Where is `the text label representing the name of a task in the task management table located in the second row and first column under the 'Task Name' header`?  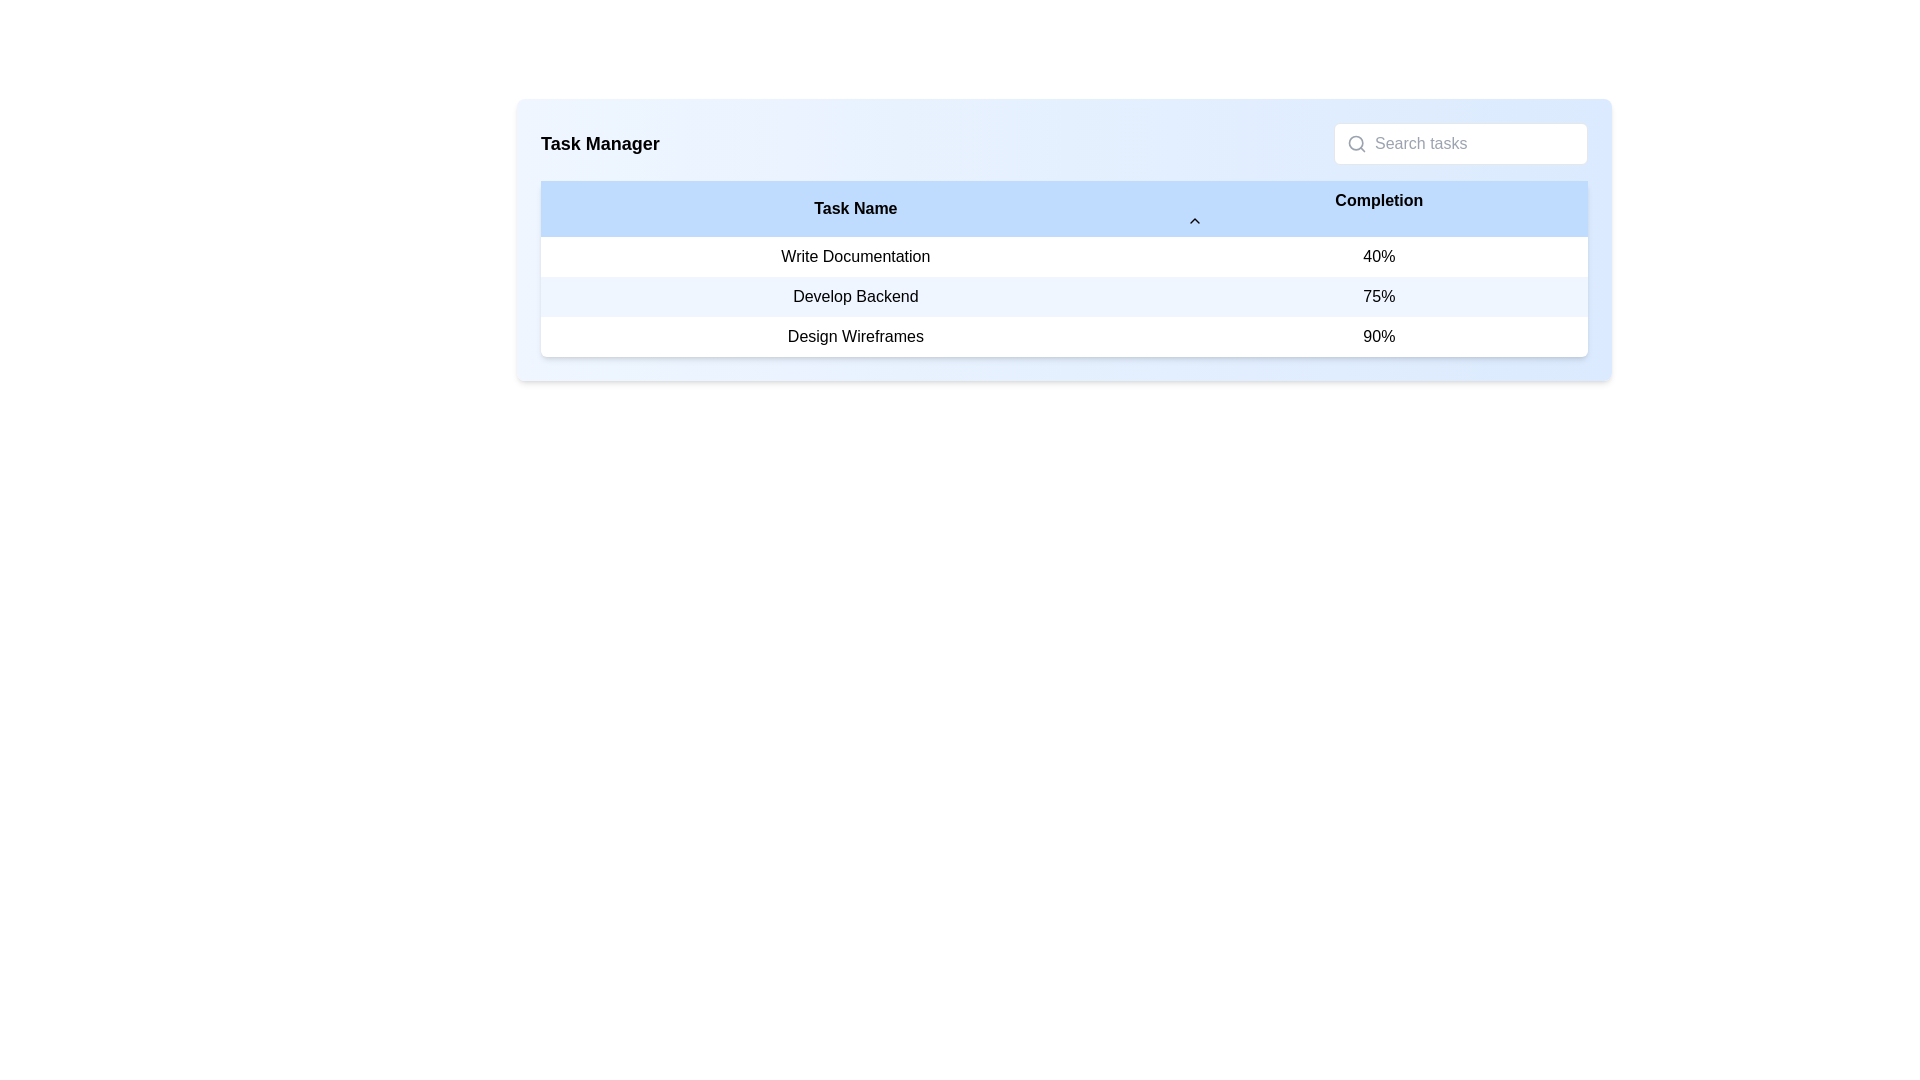
the text label representing the name of a task in the task management table located in the second row and first column under the 'Task Name' header is located at coordinates (855, 297).